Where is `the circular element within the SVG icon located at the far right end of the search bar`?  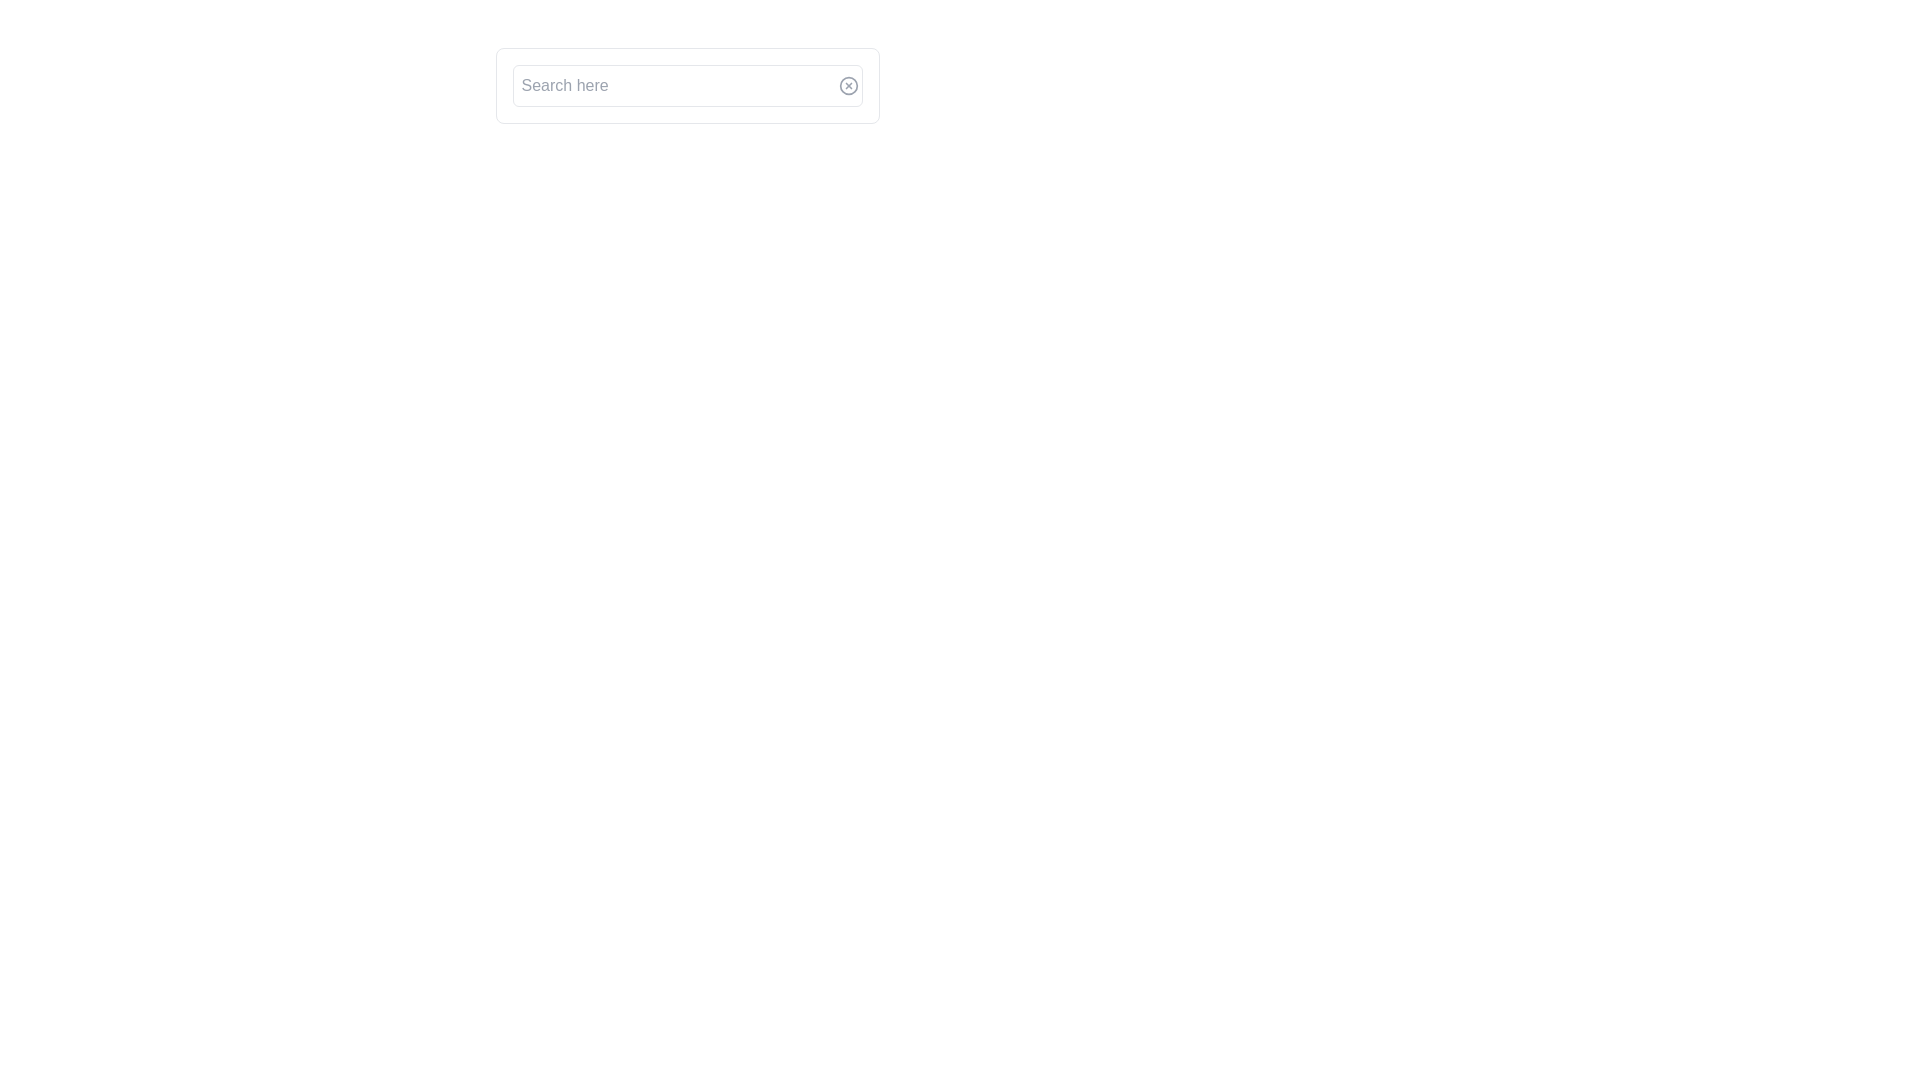 the circular element within the SVG icon located at the far right end of the search bar is located at coordinates (848, 84).